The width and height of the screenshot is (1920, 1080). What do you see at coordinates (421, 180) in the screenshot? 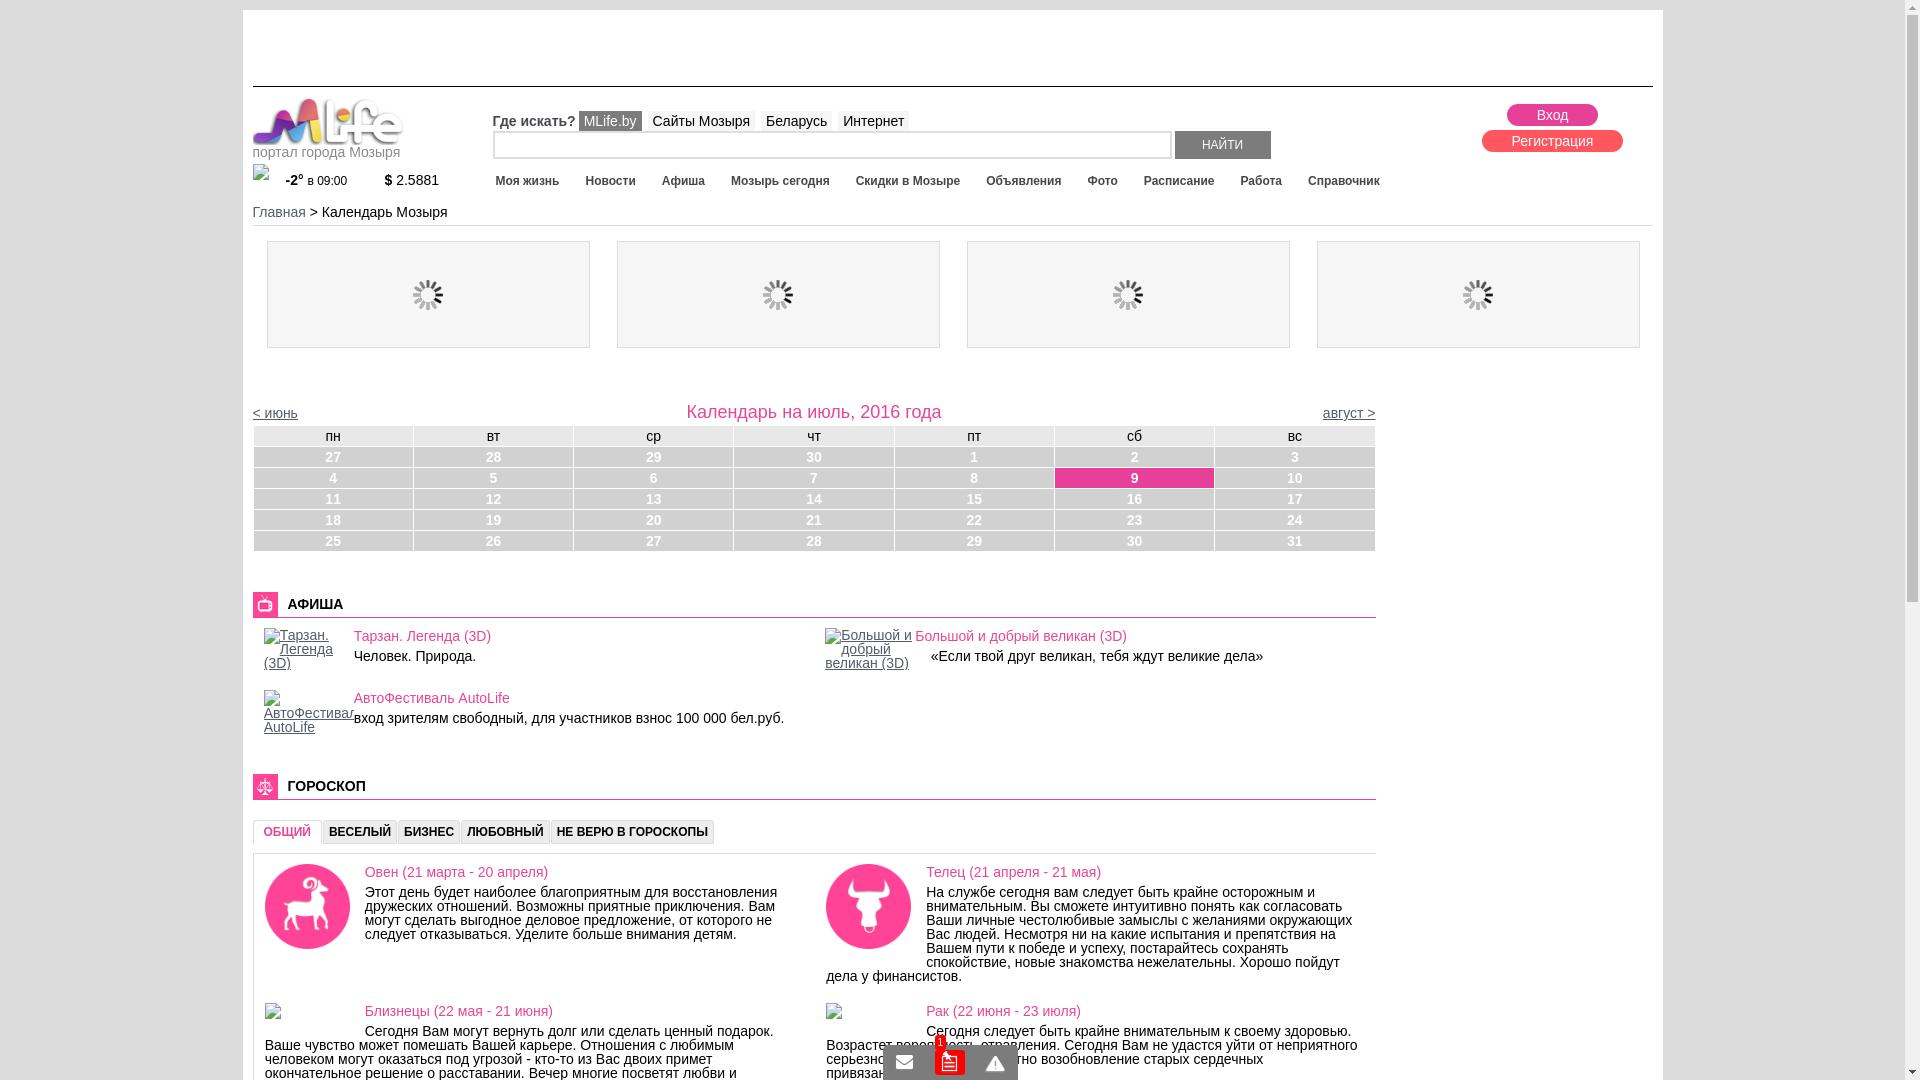
I see `'$ 2.5881'` at bounding box center [421, 180].